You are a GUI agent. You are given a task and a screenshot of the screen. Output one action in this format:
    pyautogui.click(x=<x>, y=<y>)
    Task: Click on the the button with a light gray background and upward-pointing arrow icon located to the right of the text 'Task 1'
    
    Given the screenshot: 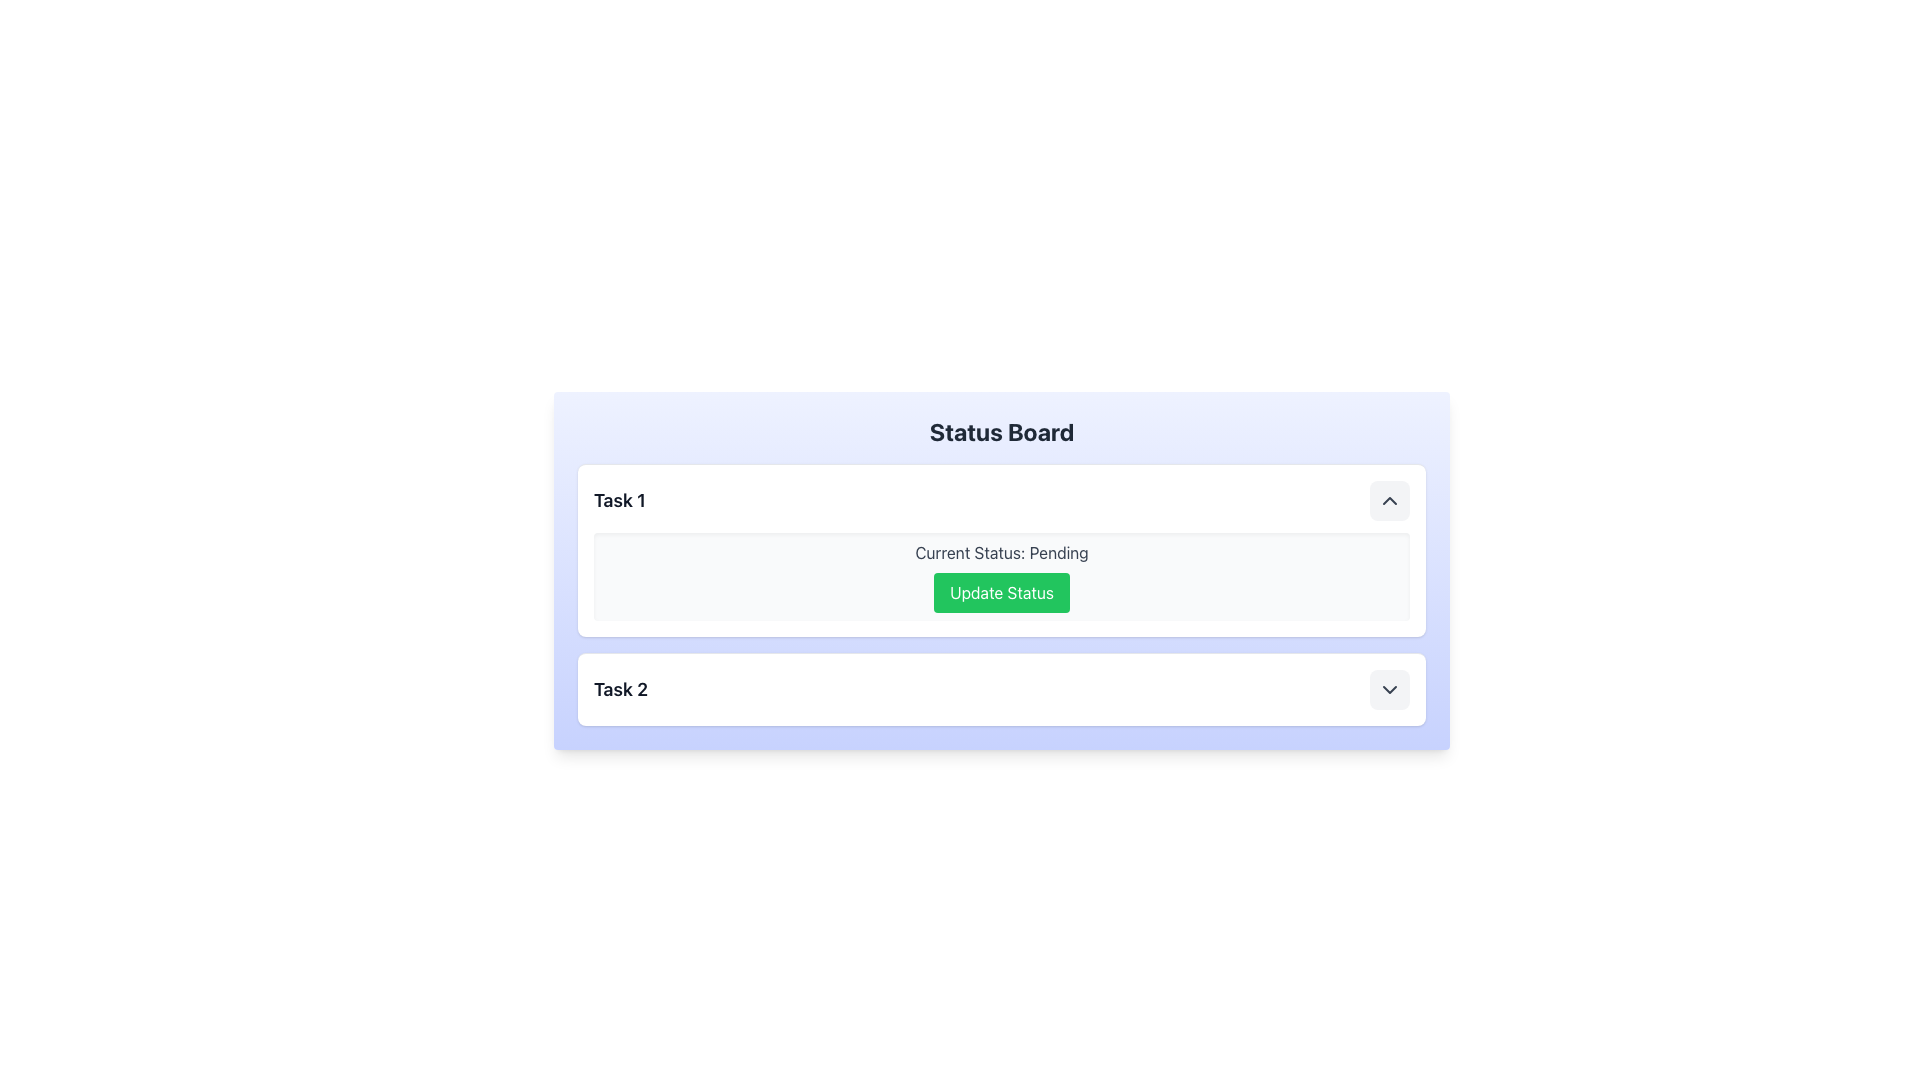 What is the action you would take?
    pyautogui.click(x=1389, y=500)
    